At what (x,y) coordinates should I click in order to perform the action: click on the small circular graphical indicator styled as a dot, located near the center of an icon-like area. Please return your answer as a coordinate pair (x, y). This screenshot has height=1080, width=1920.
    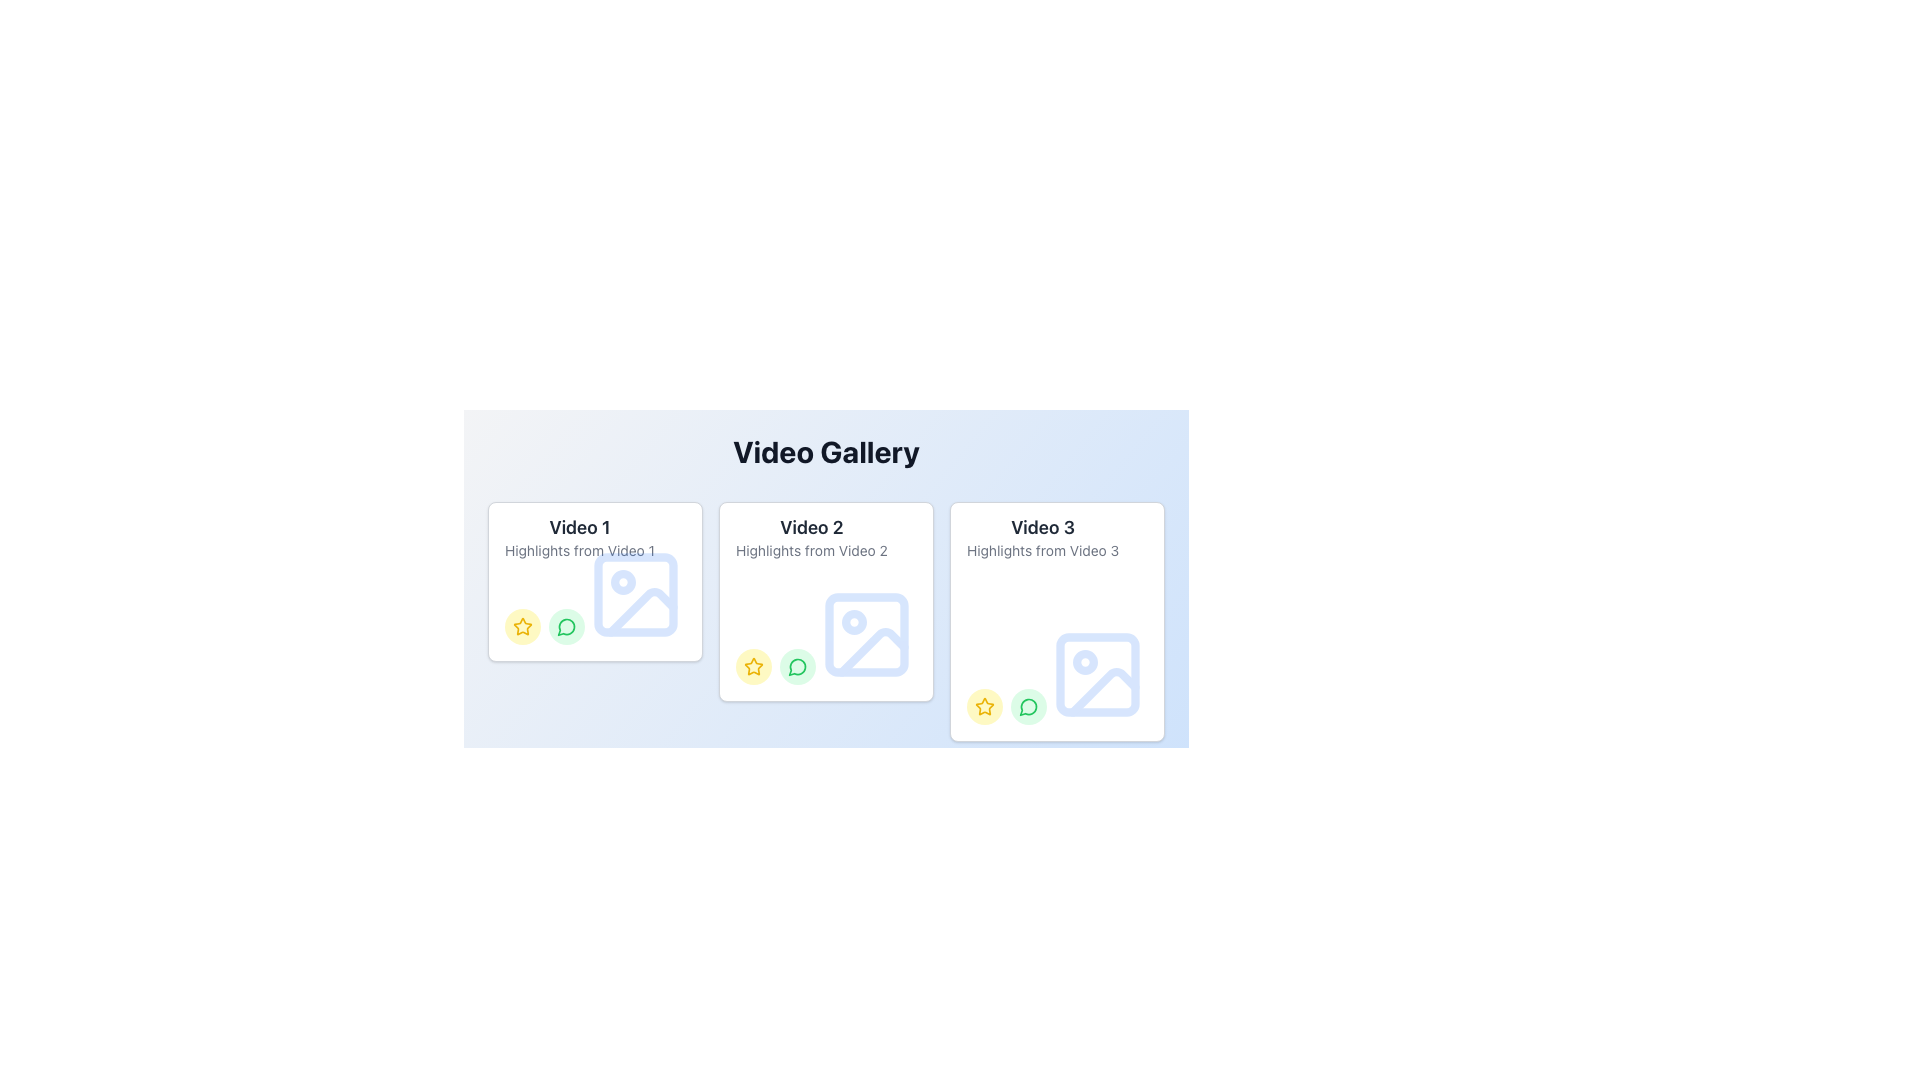
    Looking at the image, I should click on (622, 582).